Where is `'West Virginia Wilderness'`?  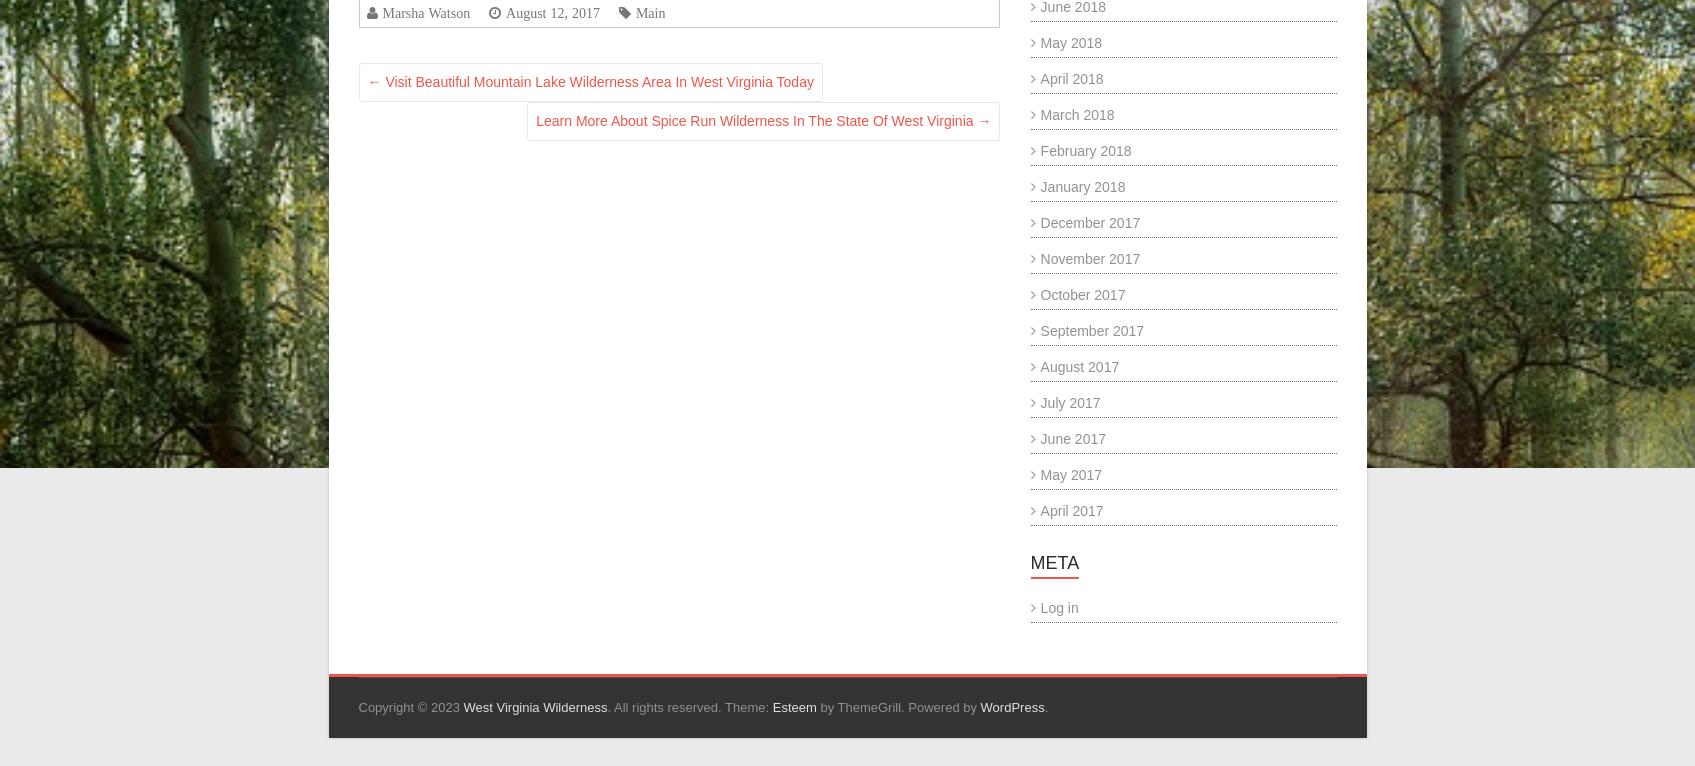
'West Virginia Wilderness' is located at coordinates (534, 706).